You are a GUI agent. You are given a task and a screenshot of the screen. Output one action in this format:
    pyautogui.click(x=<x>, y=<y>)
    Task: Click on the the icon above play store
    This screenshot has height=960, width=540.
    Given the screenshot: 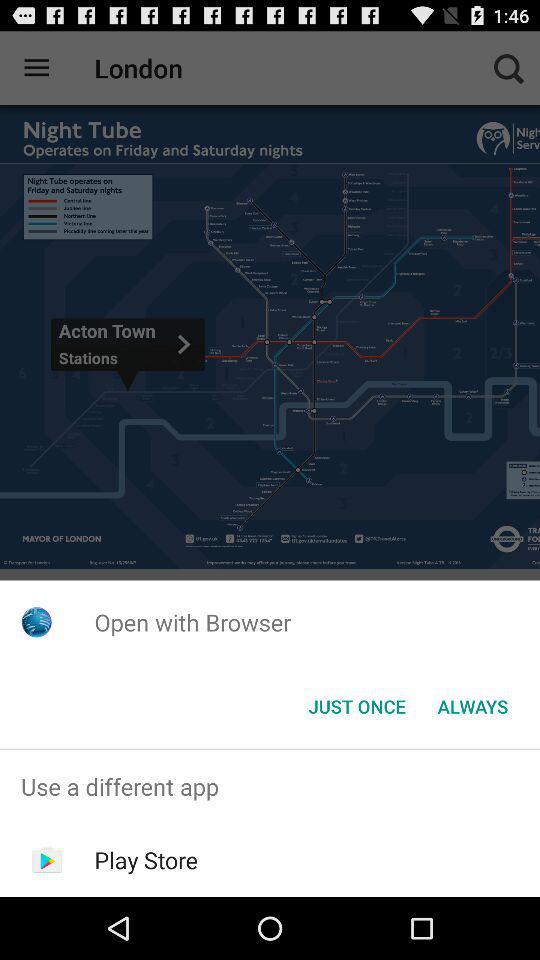 What is the action you would take?
    pyautogui.click(x=270, y=786)
    